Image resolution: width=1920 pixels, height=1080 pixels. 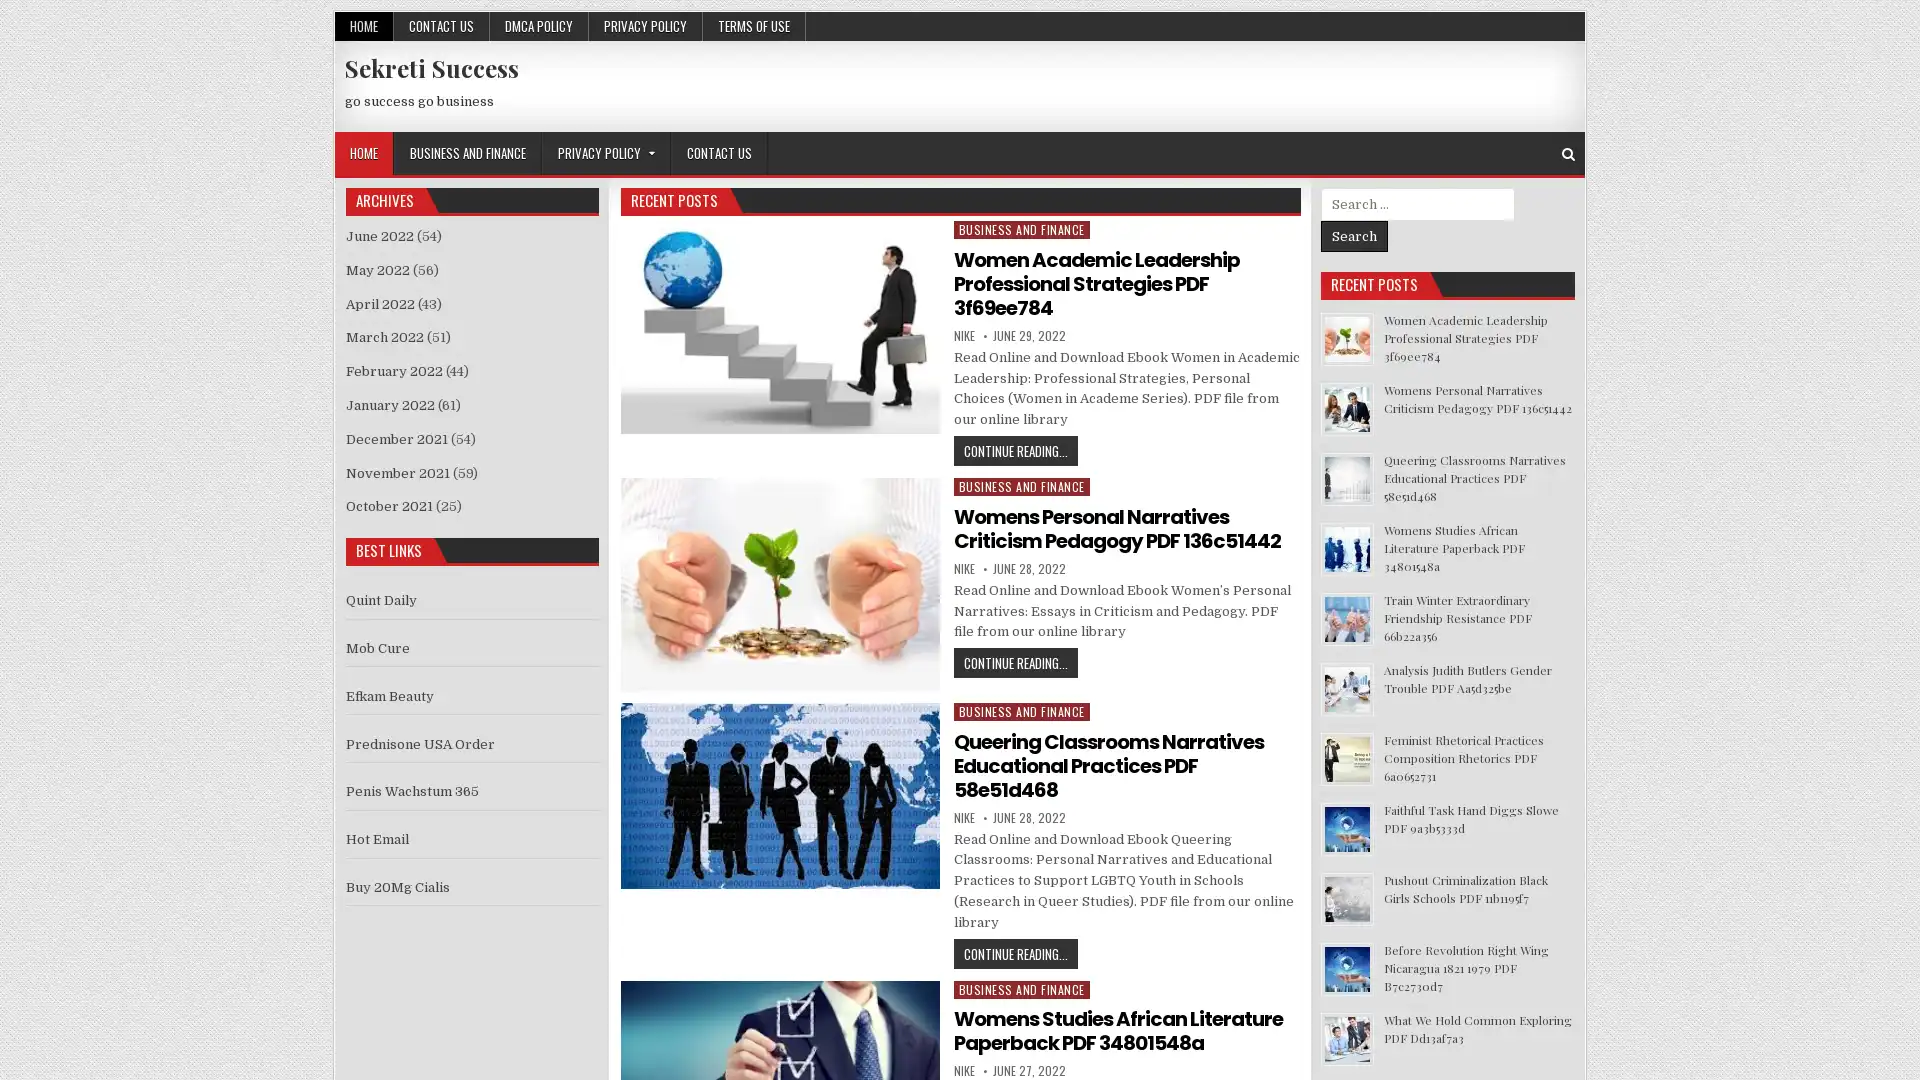 I want to click on Search, so click(x=1354, y=235).